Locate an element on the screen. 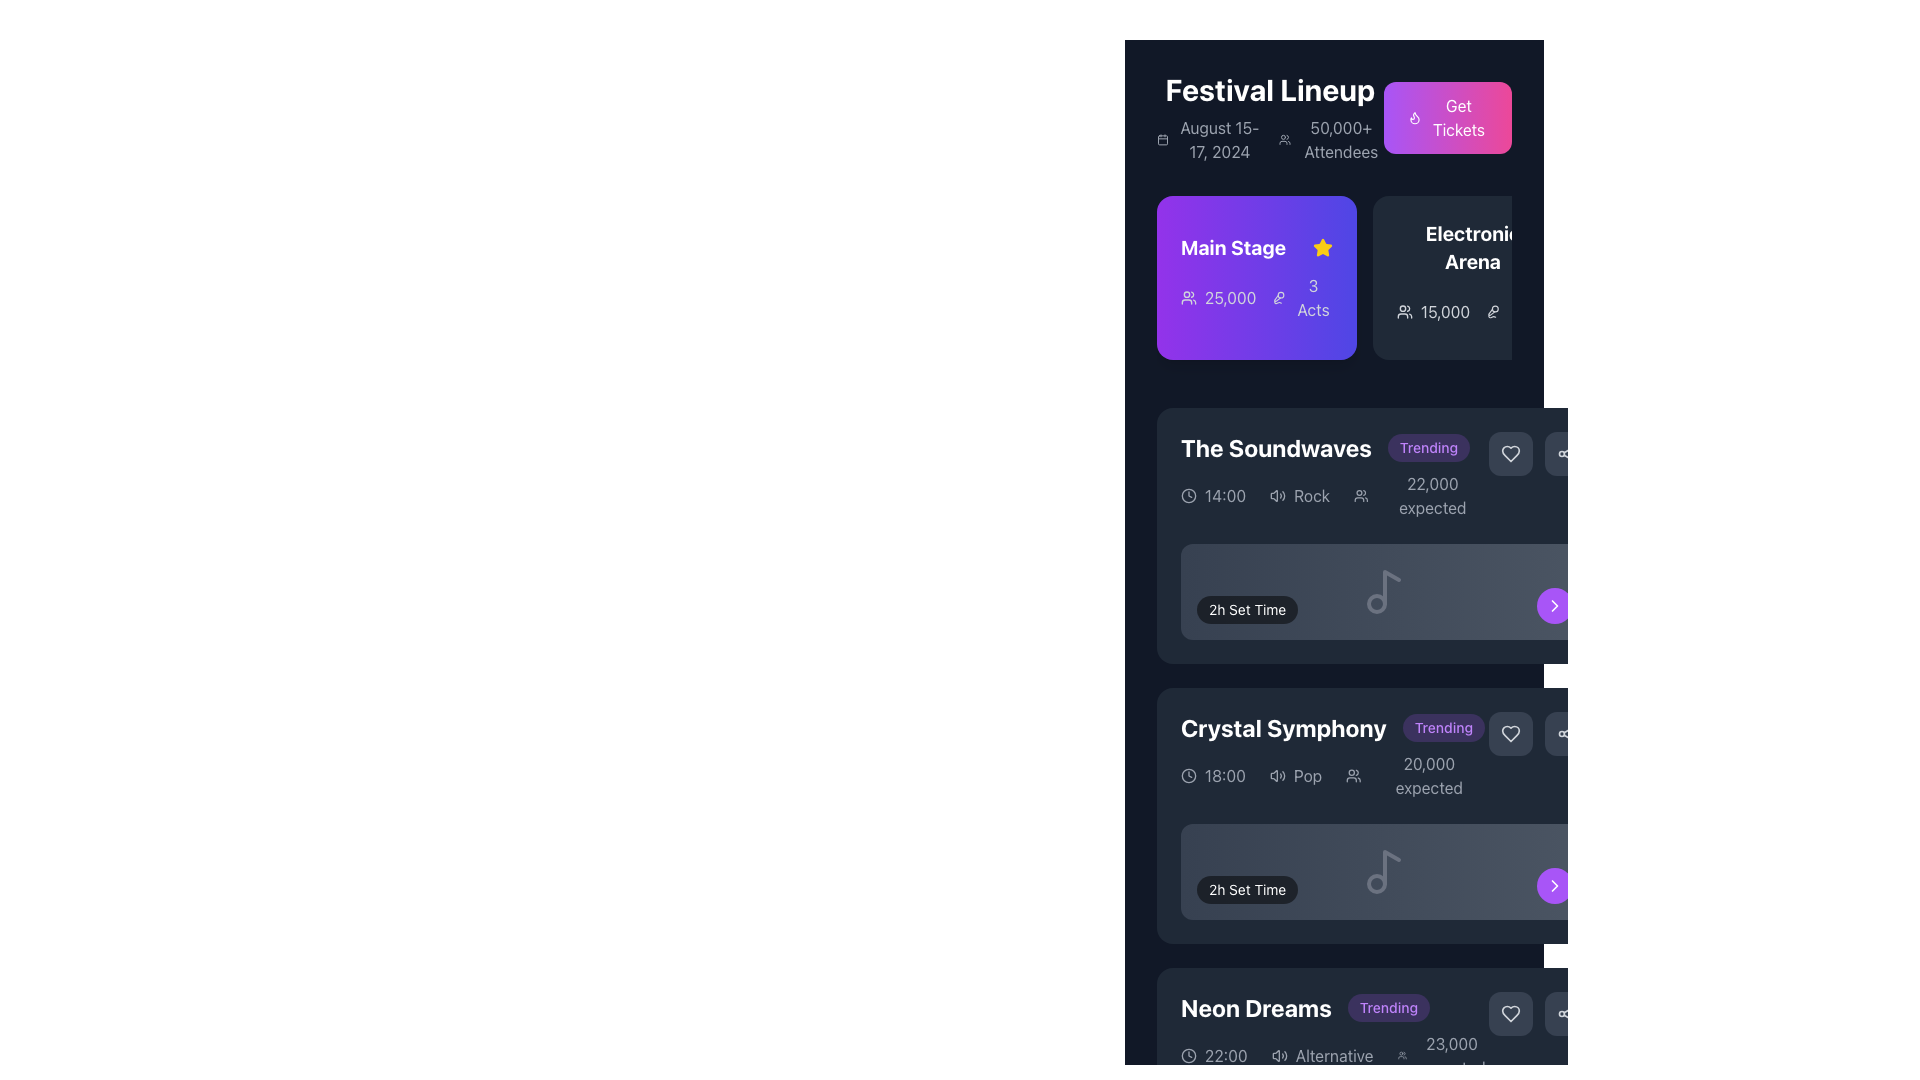 The width and height of the screenshot is (1920, 1080). the second button in the upper-right corner of the 'Crystal Symphony' section is located at coordinates (1565, 733).